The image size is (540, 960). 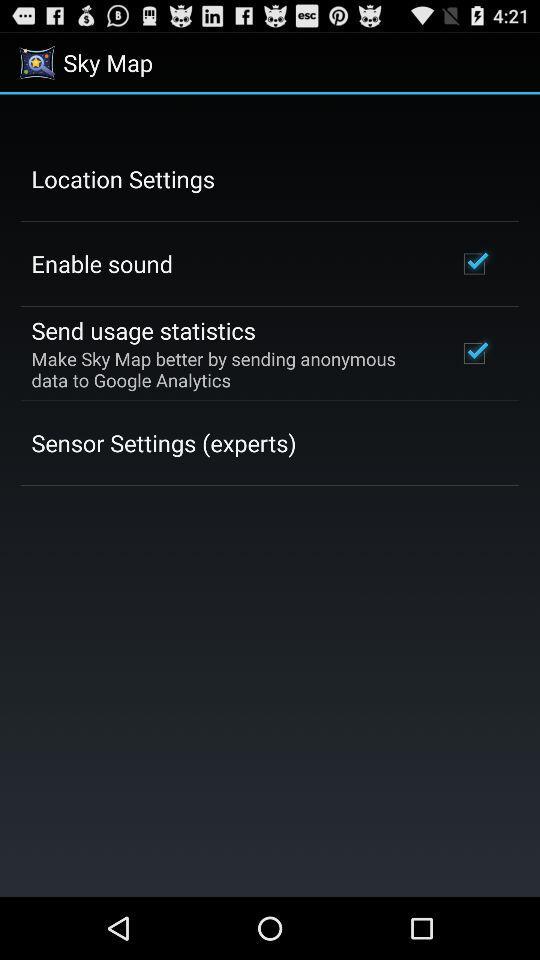 What do you see at coordinates (270, 494) in the screenshot?
I see `adjust settings` at bounding box center [270, 494].